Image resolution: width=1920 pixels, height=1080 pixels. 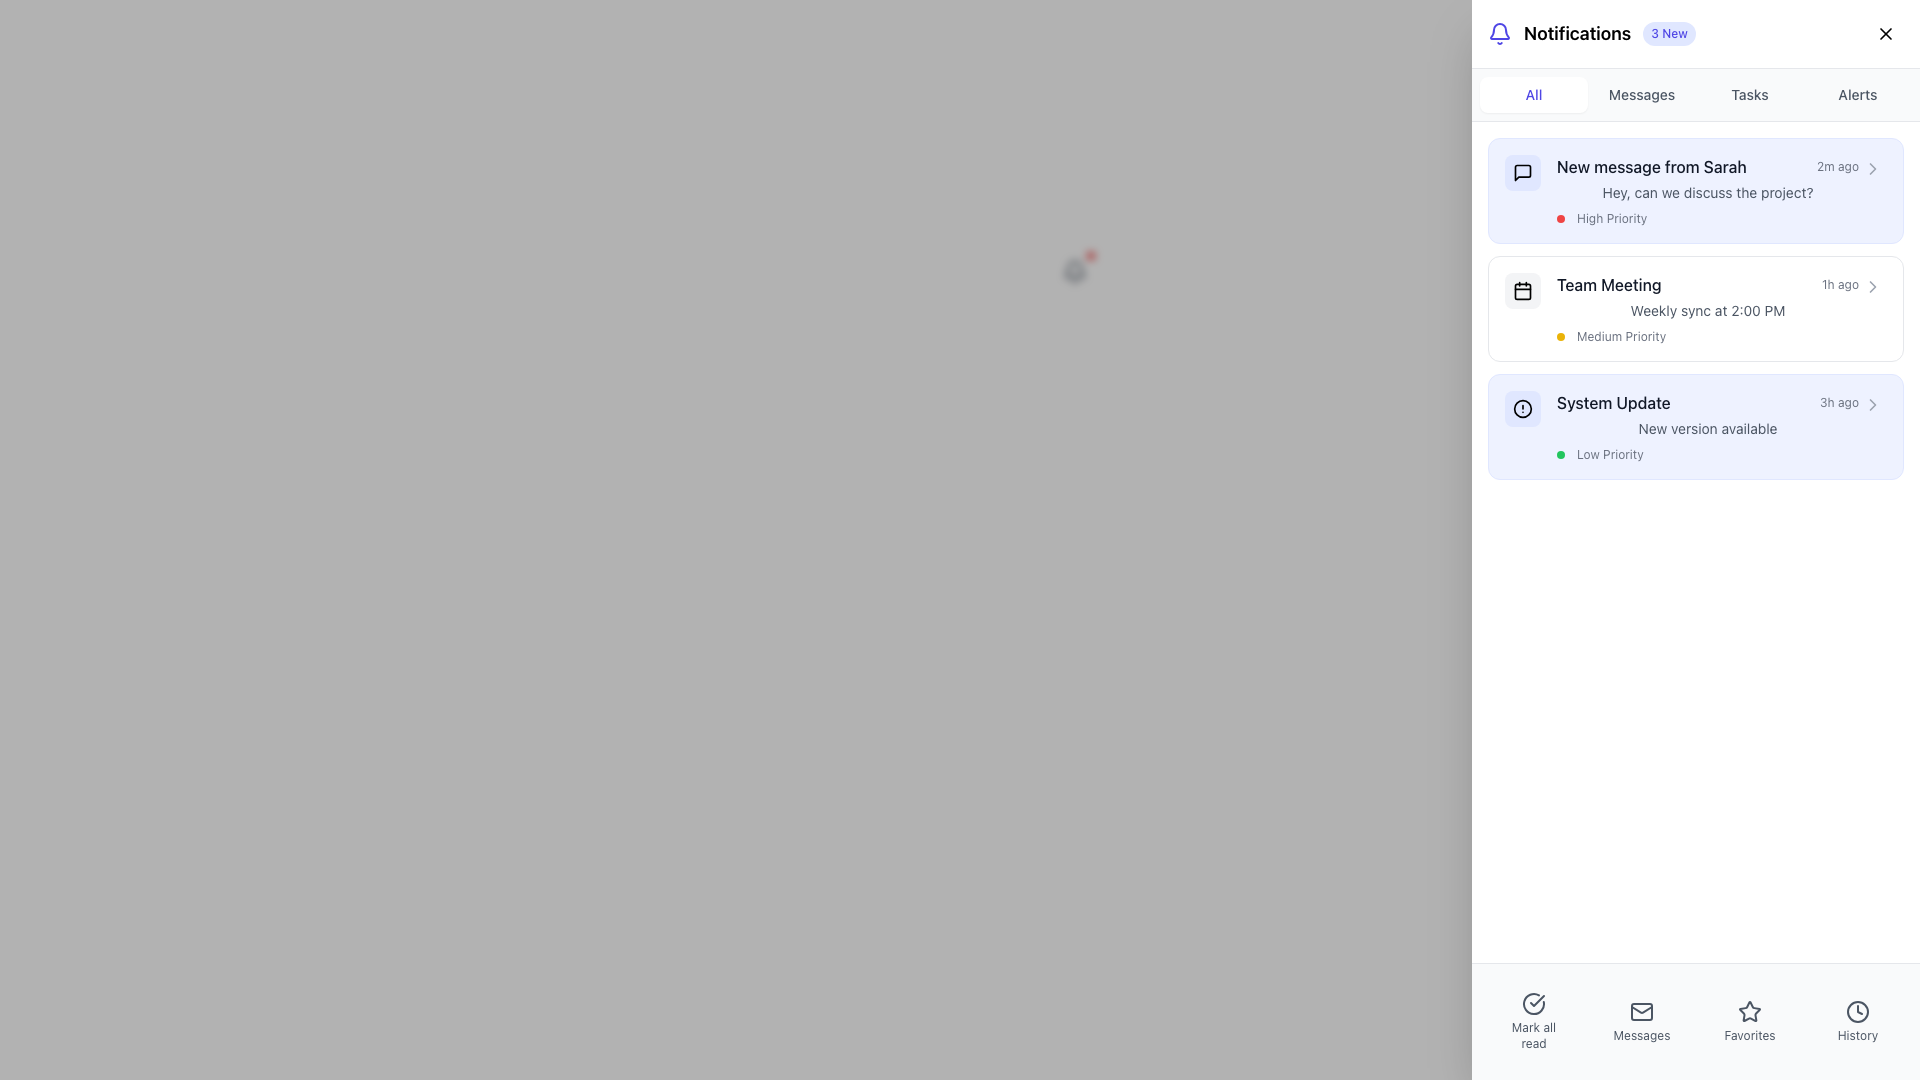 What do you see at coordinates (1499, 34) in the screenshot?
I see `the bell-shaped notification icon with a blue outline located at the top right corner of the interface` at bounding box center [1499, 34].